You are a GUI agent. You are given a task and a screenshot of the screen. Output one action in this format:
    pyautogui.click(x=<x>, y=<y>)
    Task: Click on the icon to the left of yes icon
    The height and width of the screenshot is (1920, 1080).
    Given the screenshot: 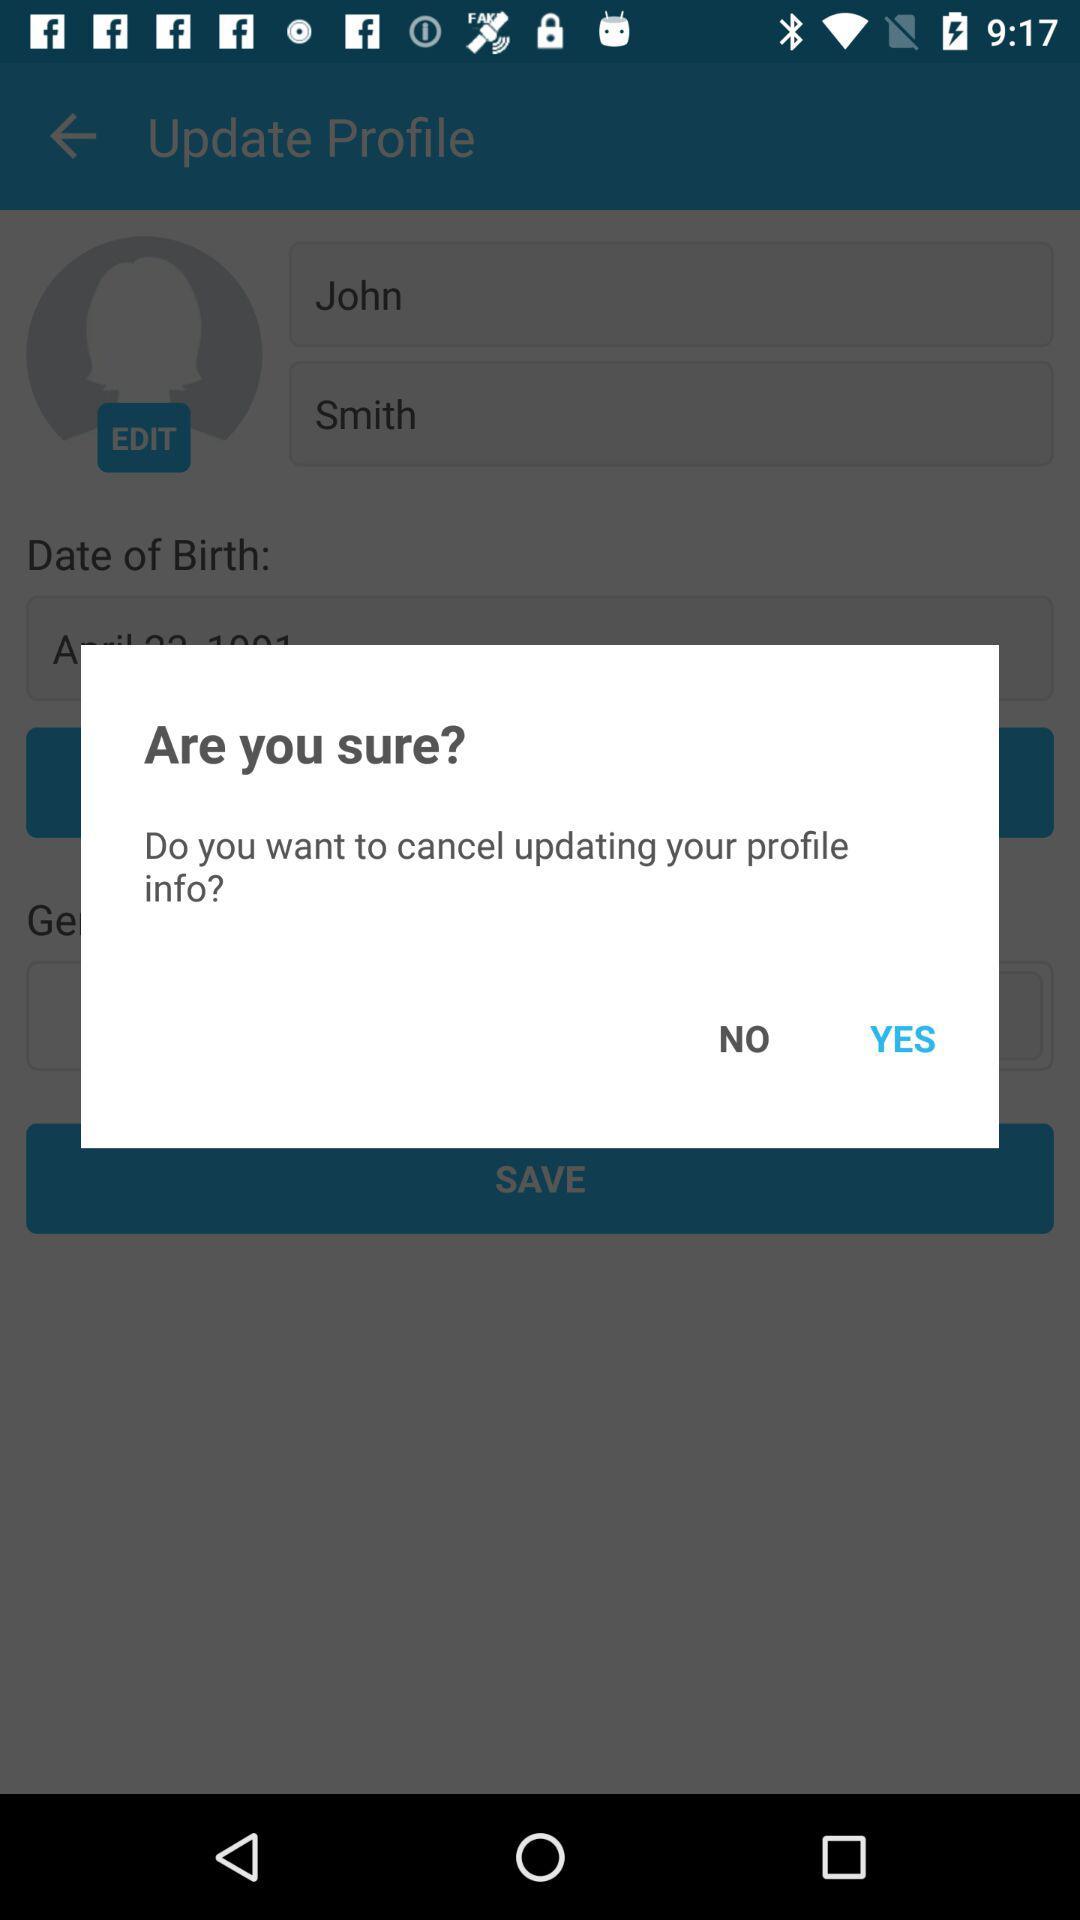 What is the action you would take?
    pyautogui.click(x=714, y=1037)
    